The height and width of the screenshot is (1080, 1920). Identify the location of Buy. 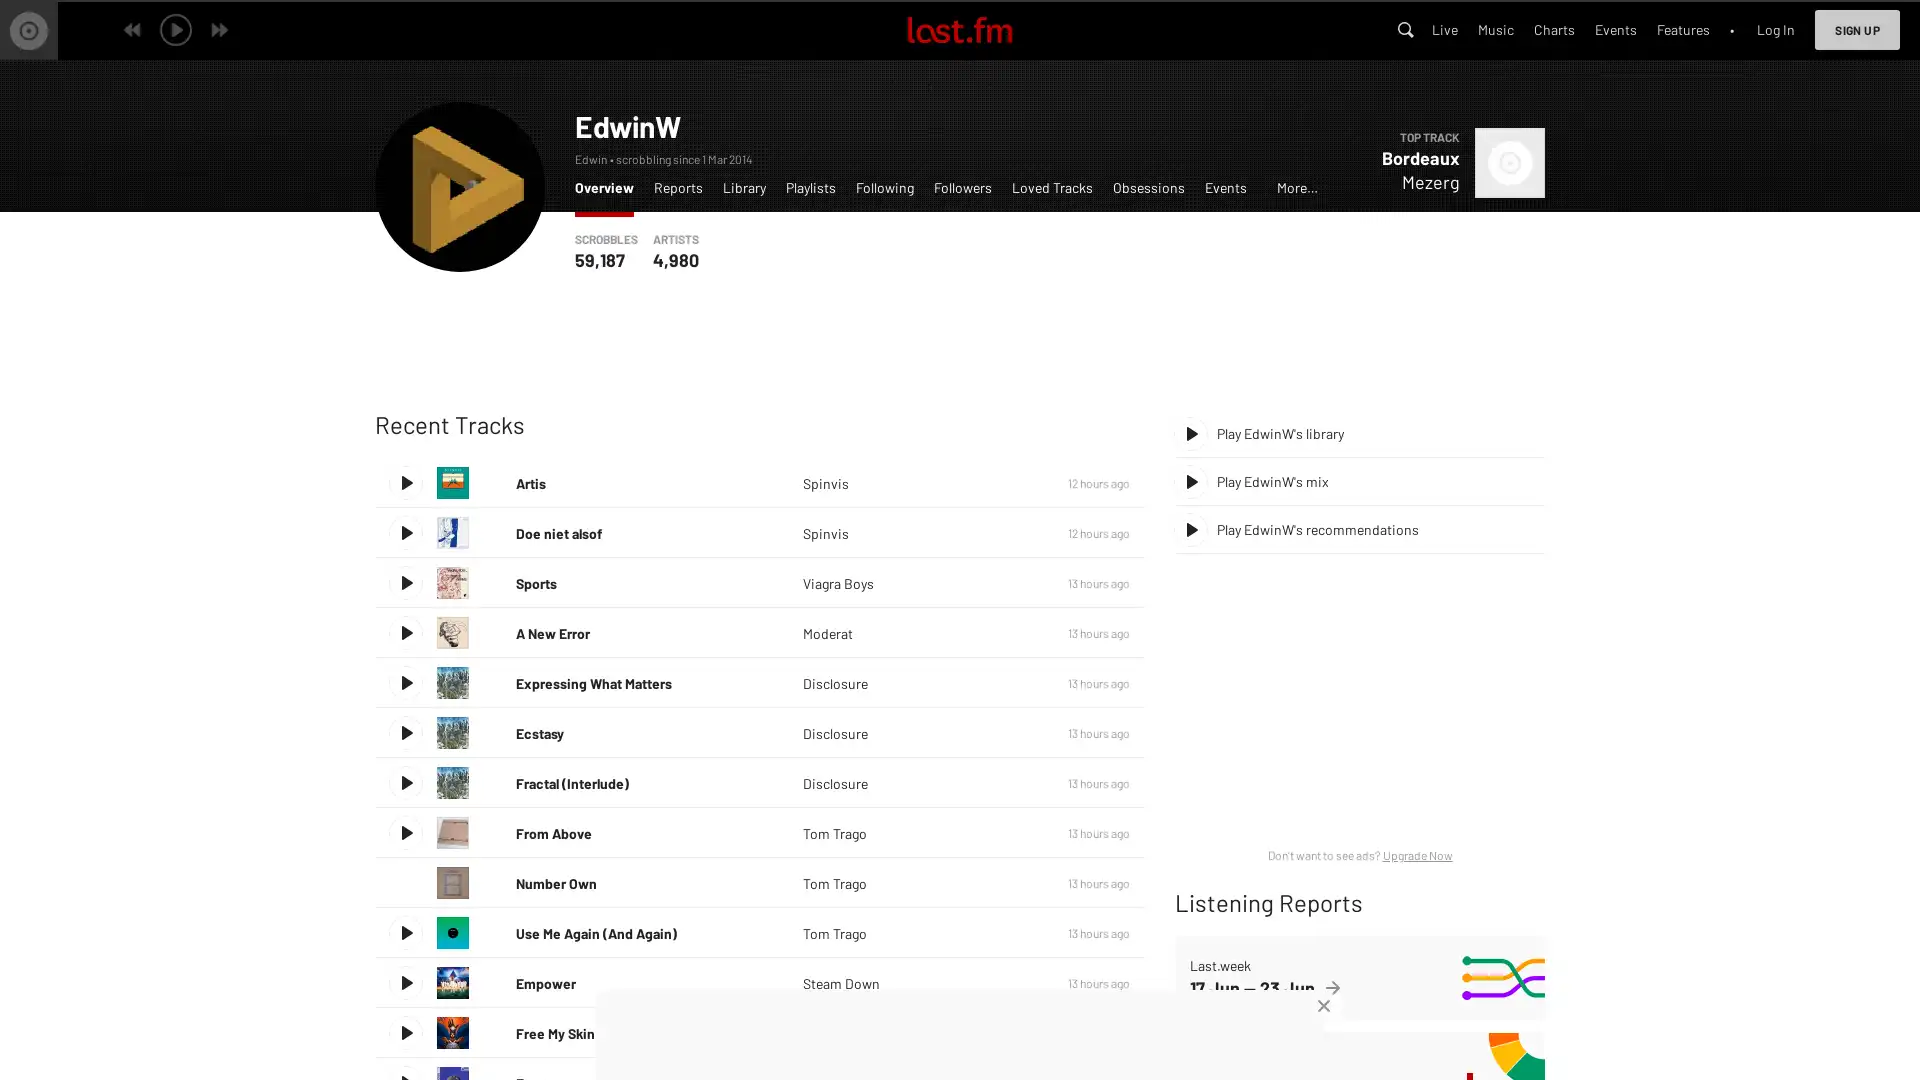
(1008, 982).